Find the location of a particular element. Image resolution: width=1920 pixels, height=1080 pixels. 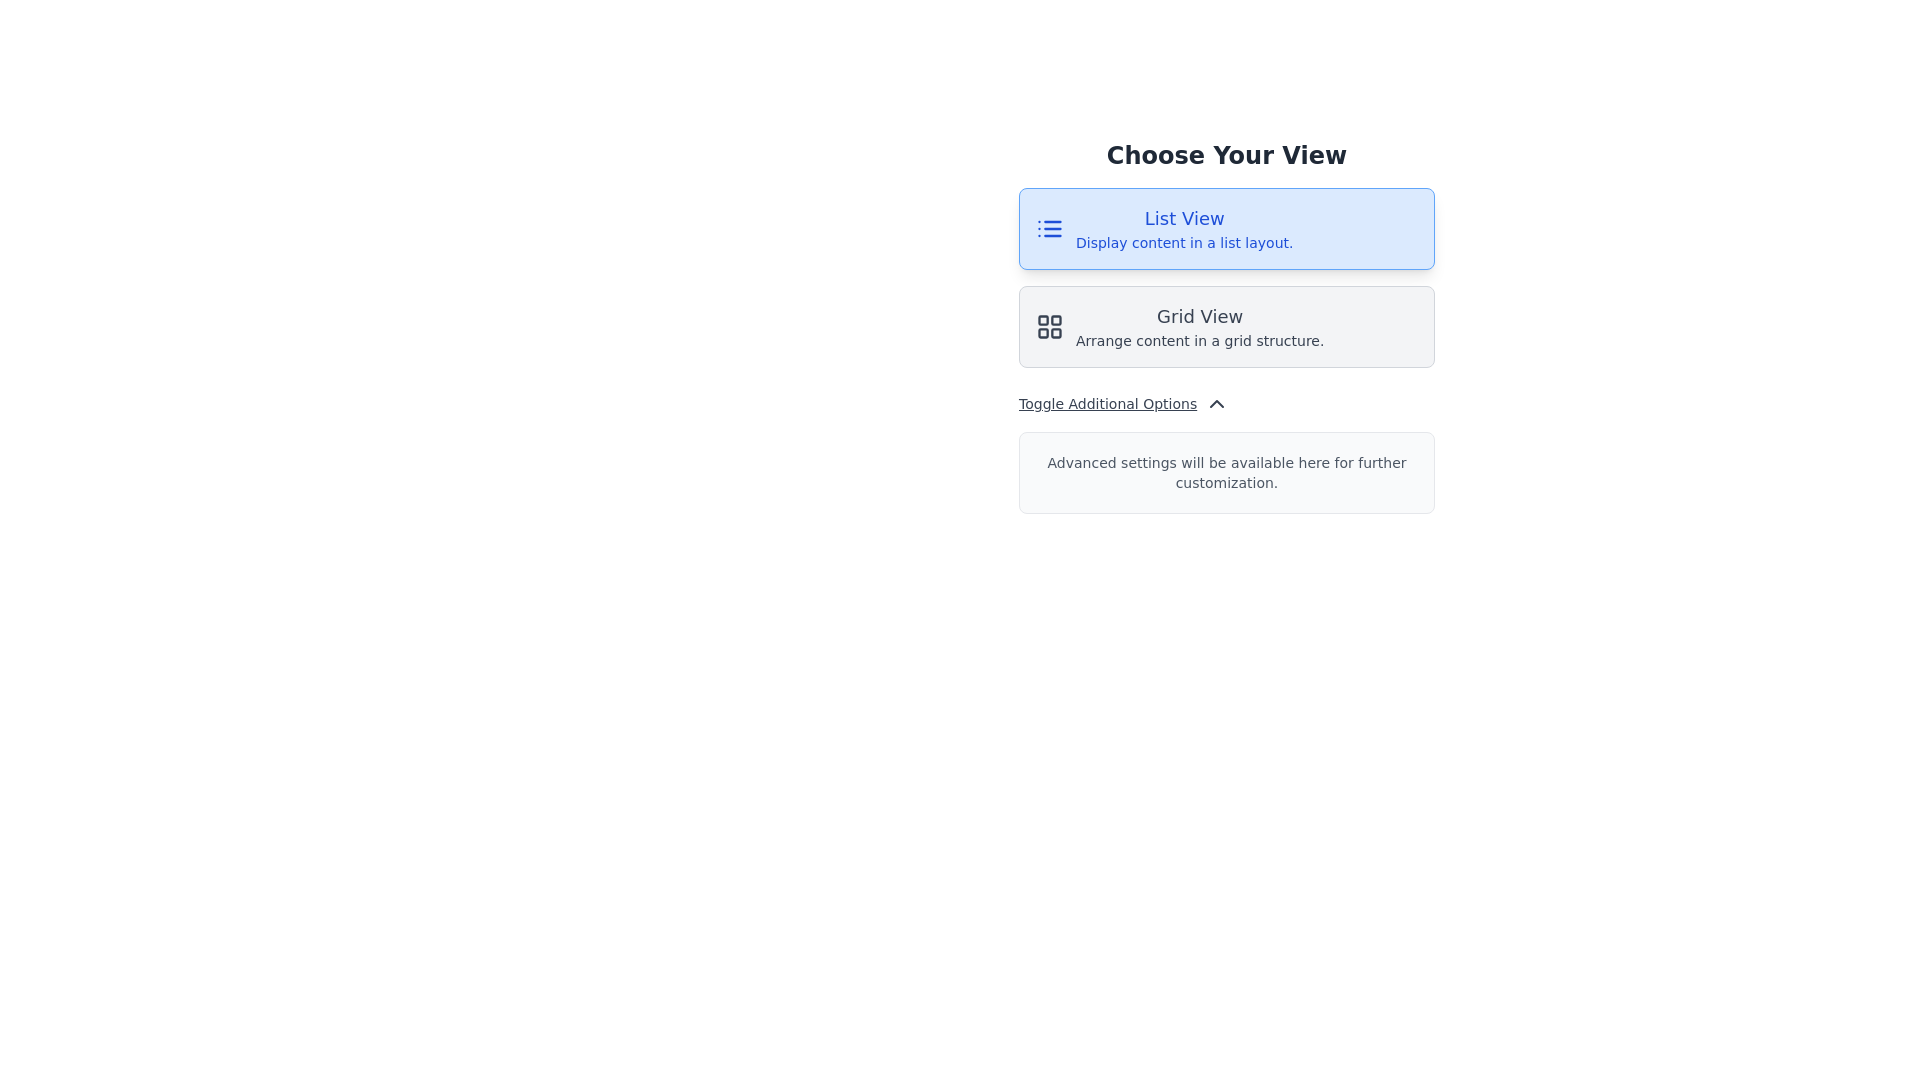

the 'Grid View' label, which is styled with a medium bold font and centered in its boundary, located below the 'List View' option is located at coordinates (1200, 315).